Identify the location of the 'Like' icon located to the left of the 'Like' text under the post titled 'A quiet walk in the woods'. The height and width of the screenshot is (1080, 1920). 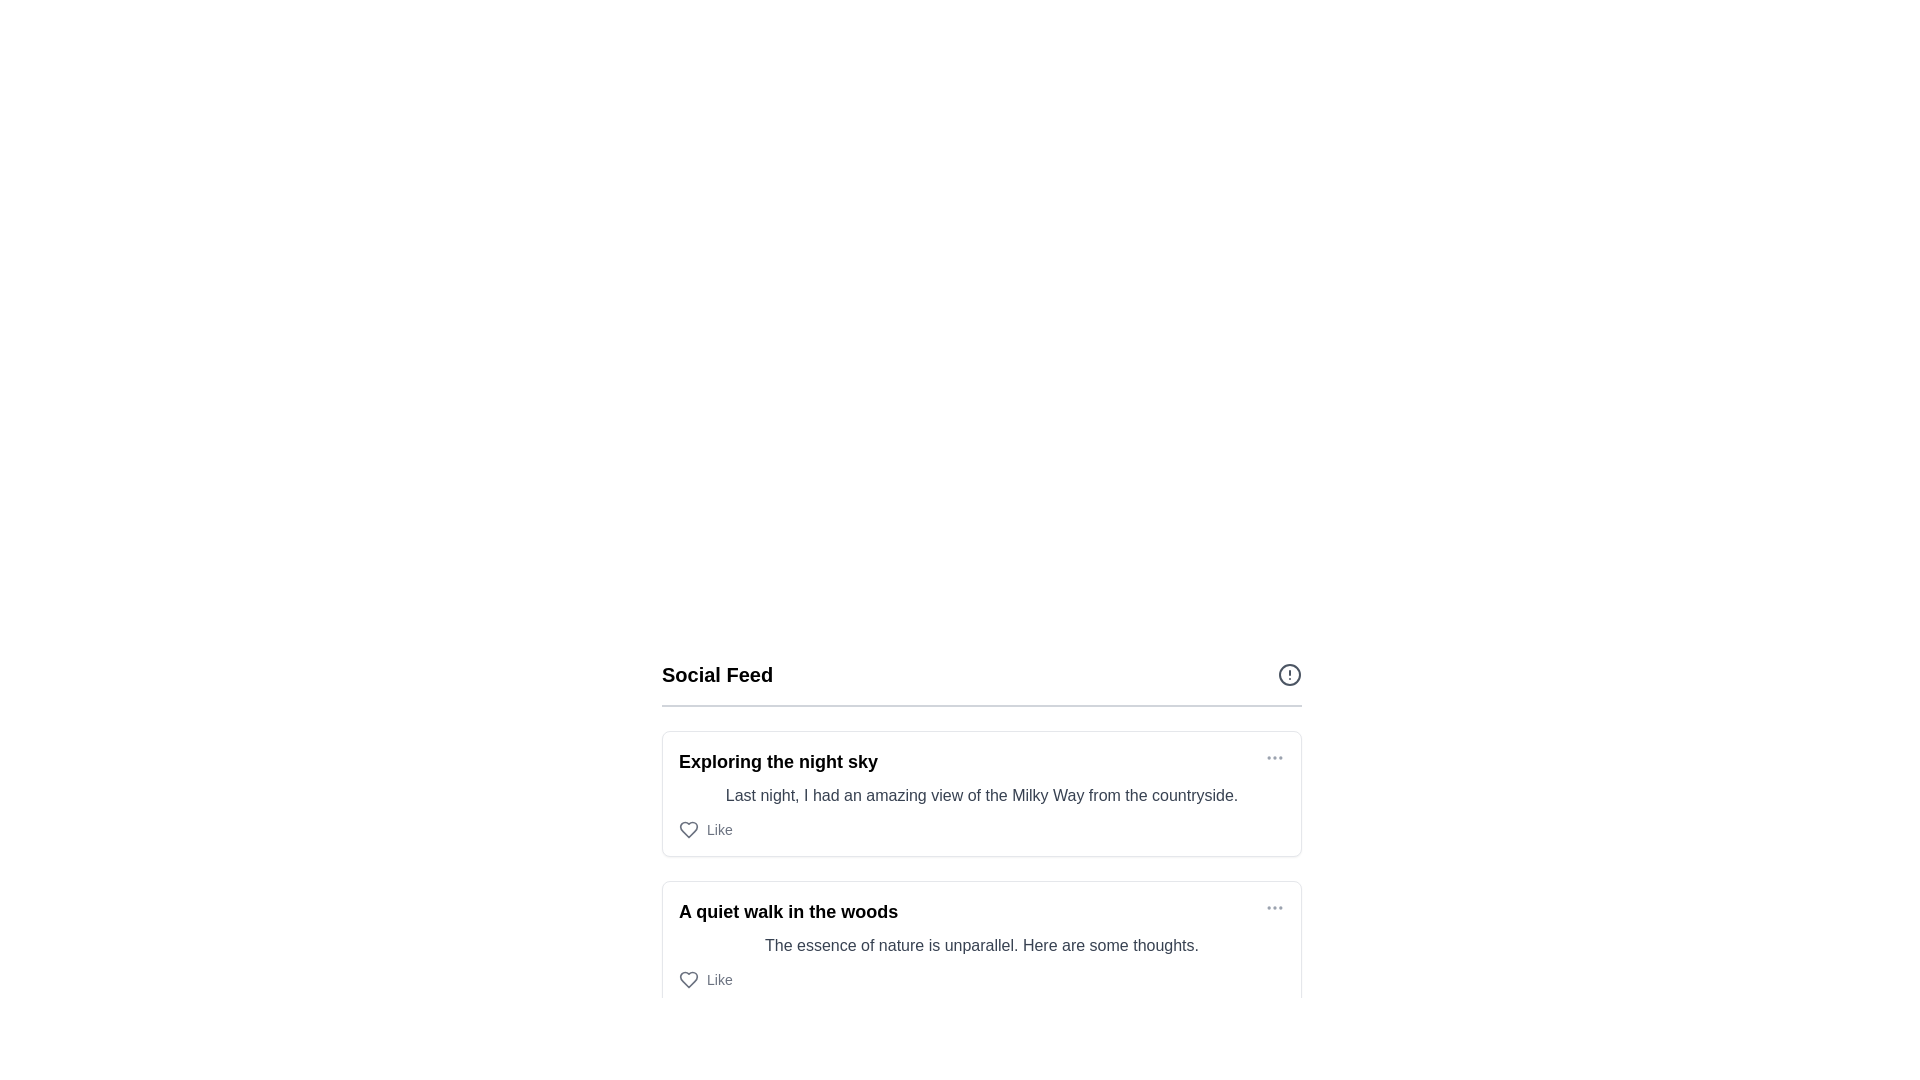
(689, 978).